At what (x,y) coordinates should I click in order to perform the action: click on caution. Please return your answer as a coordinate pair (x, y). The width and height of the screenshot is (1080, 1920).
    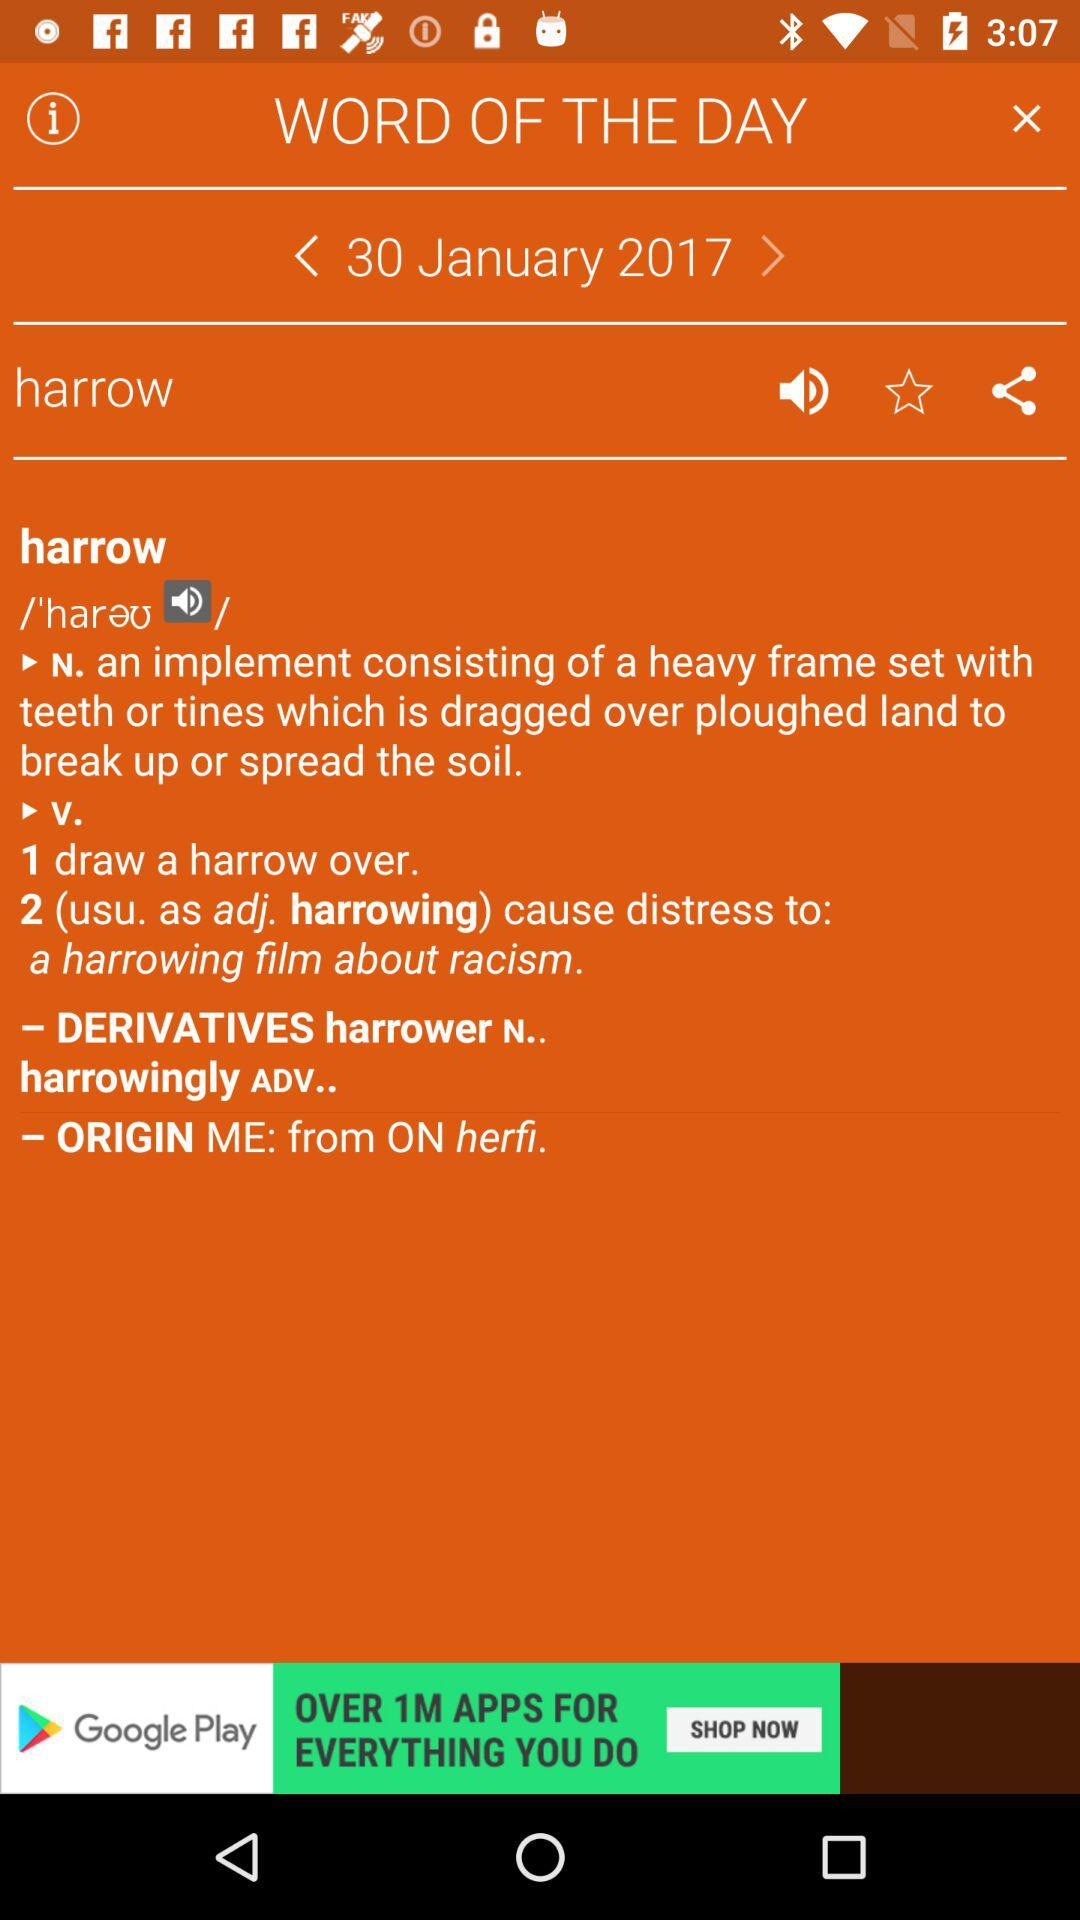
    Looking at the image, I should click on (52, 117).